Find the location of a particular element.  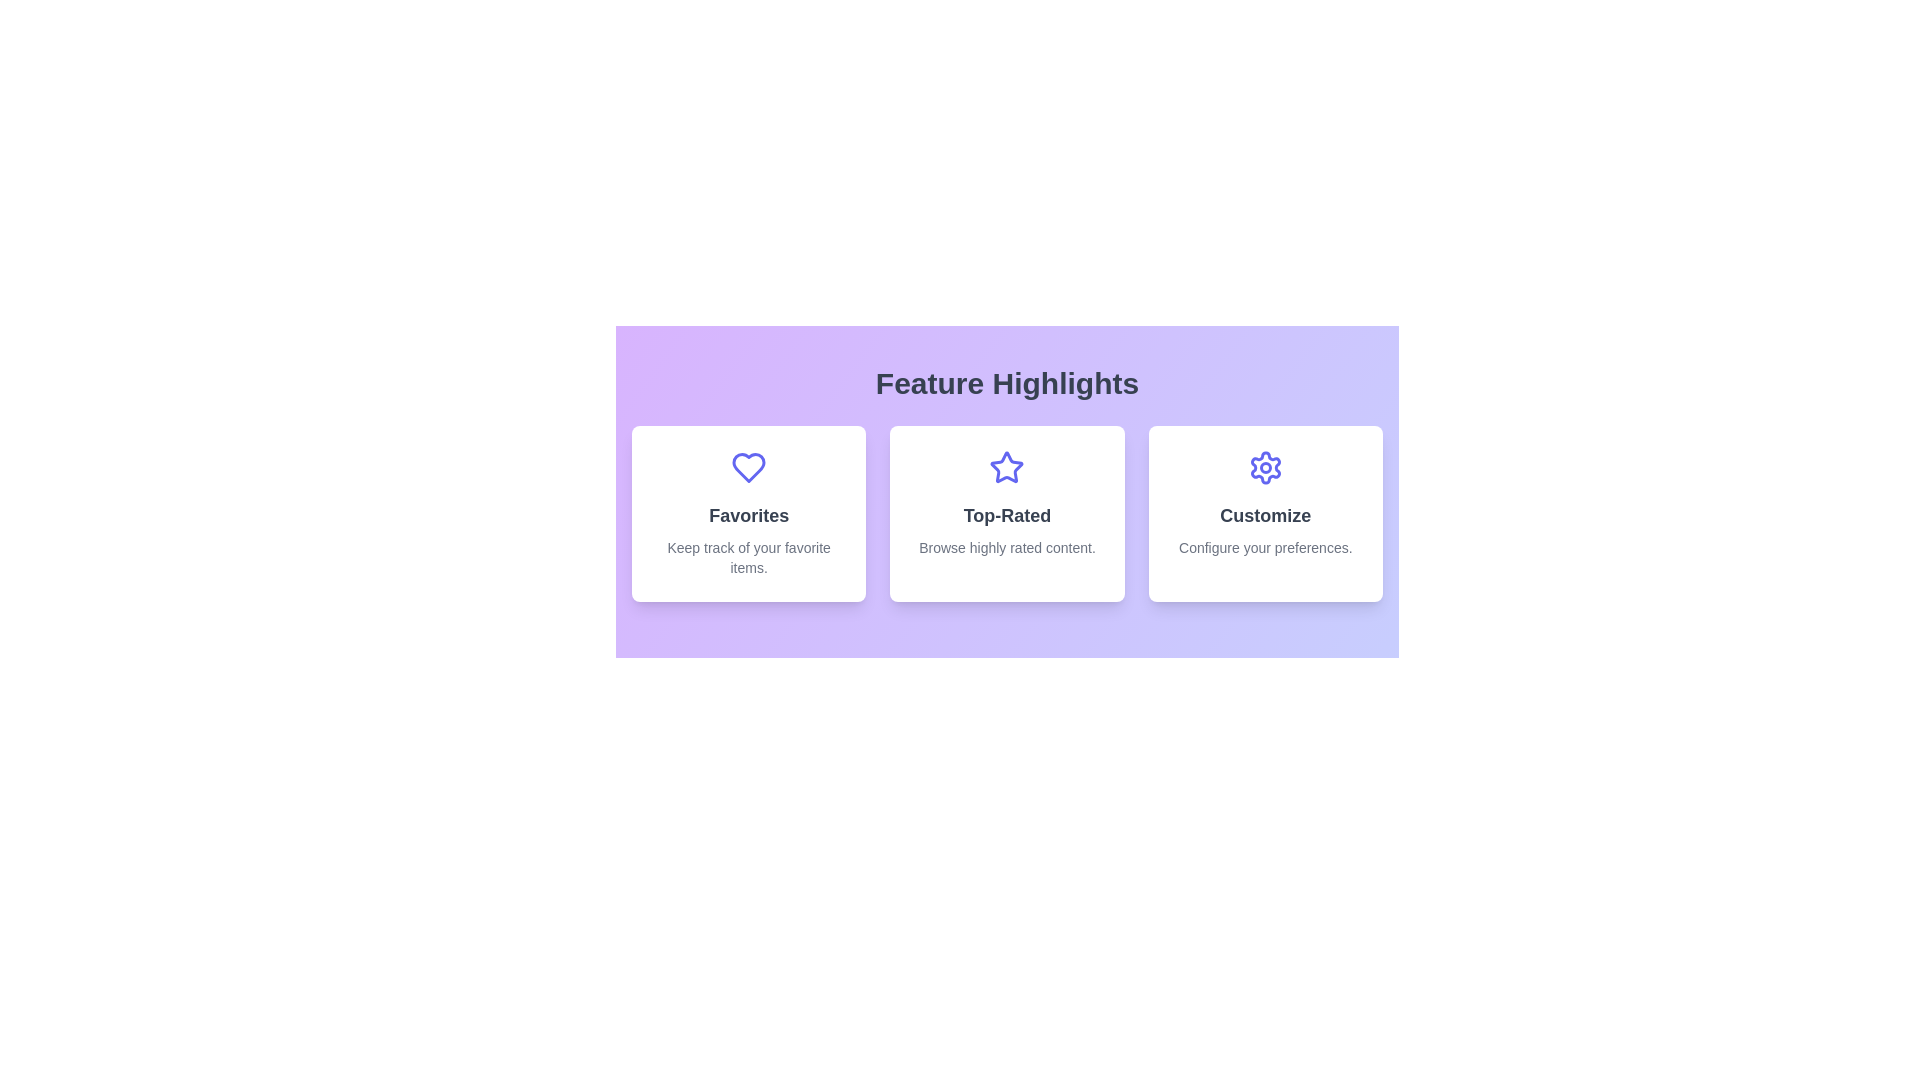

the descriptive subtitle text located at the bottom of the 'Top-Rated' card, which provides additional information about the feature is located at coordinates (1007, 547).